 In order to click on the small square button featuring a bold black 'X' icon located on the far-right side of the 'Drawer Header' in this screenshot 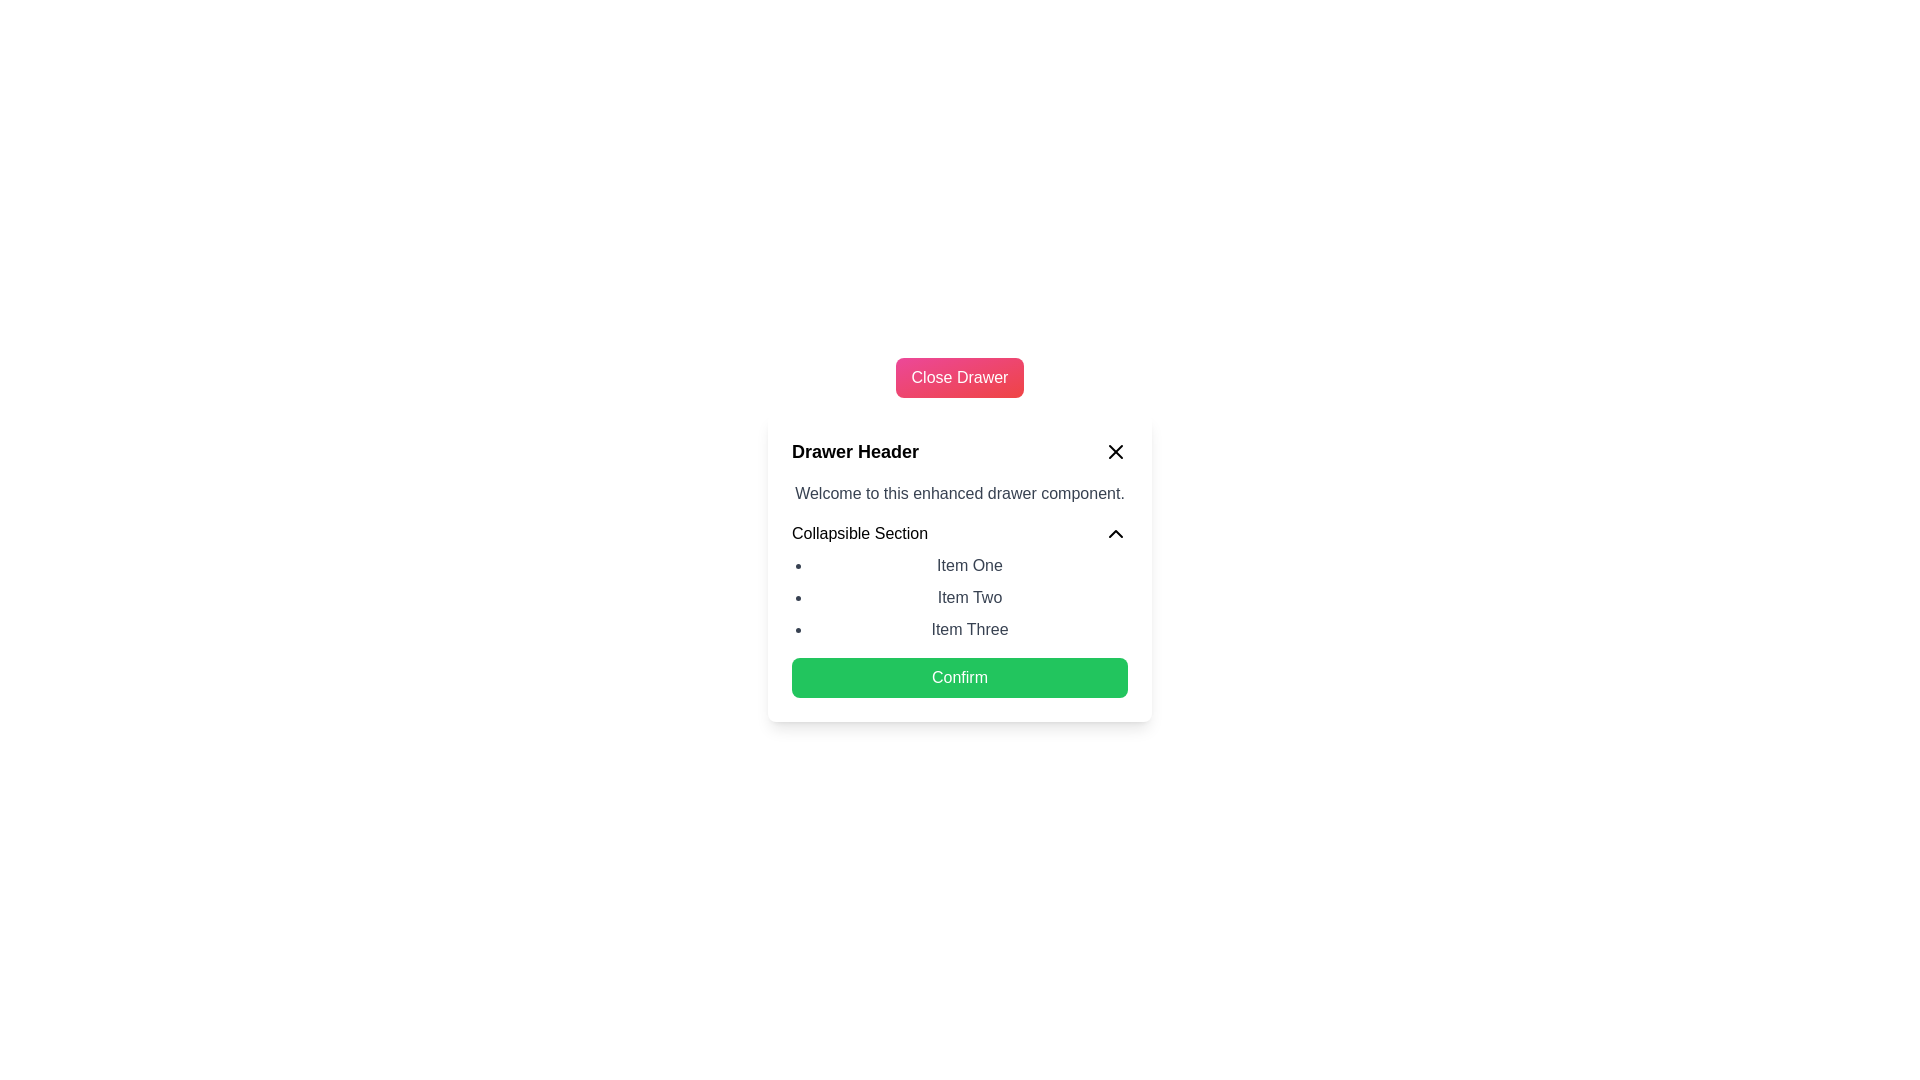, I will do `click(1115, 451)`.